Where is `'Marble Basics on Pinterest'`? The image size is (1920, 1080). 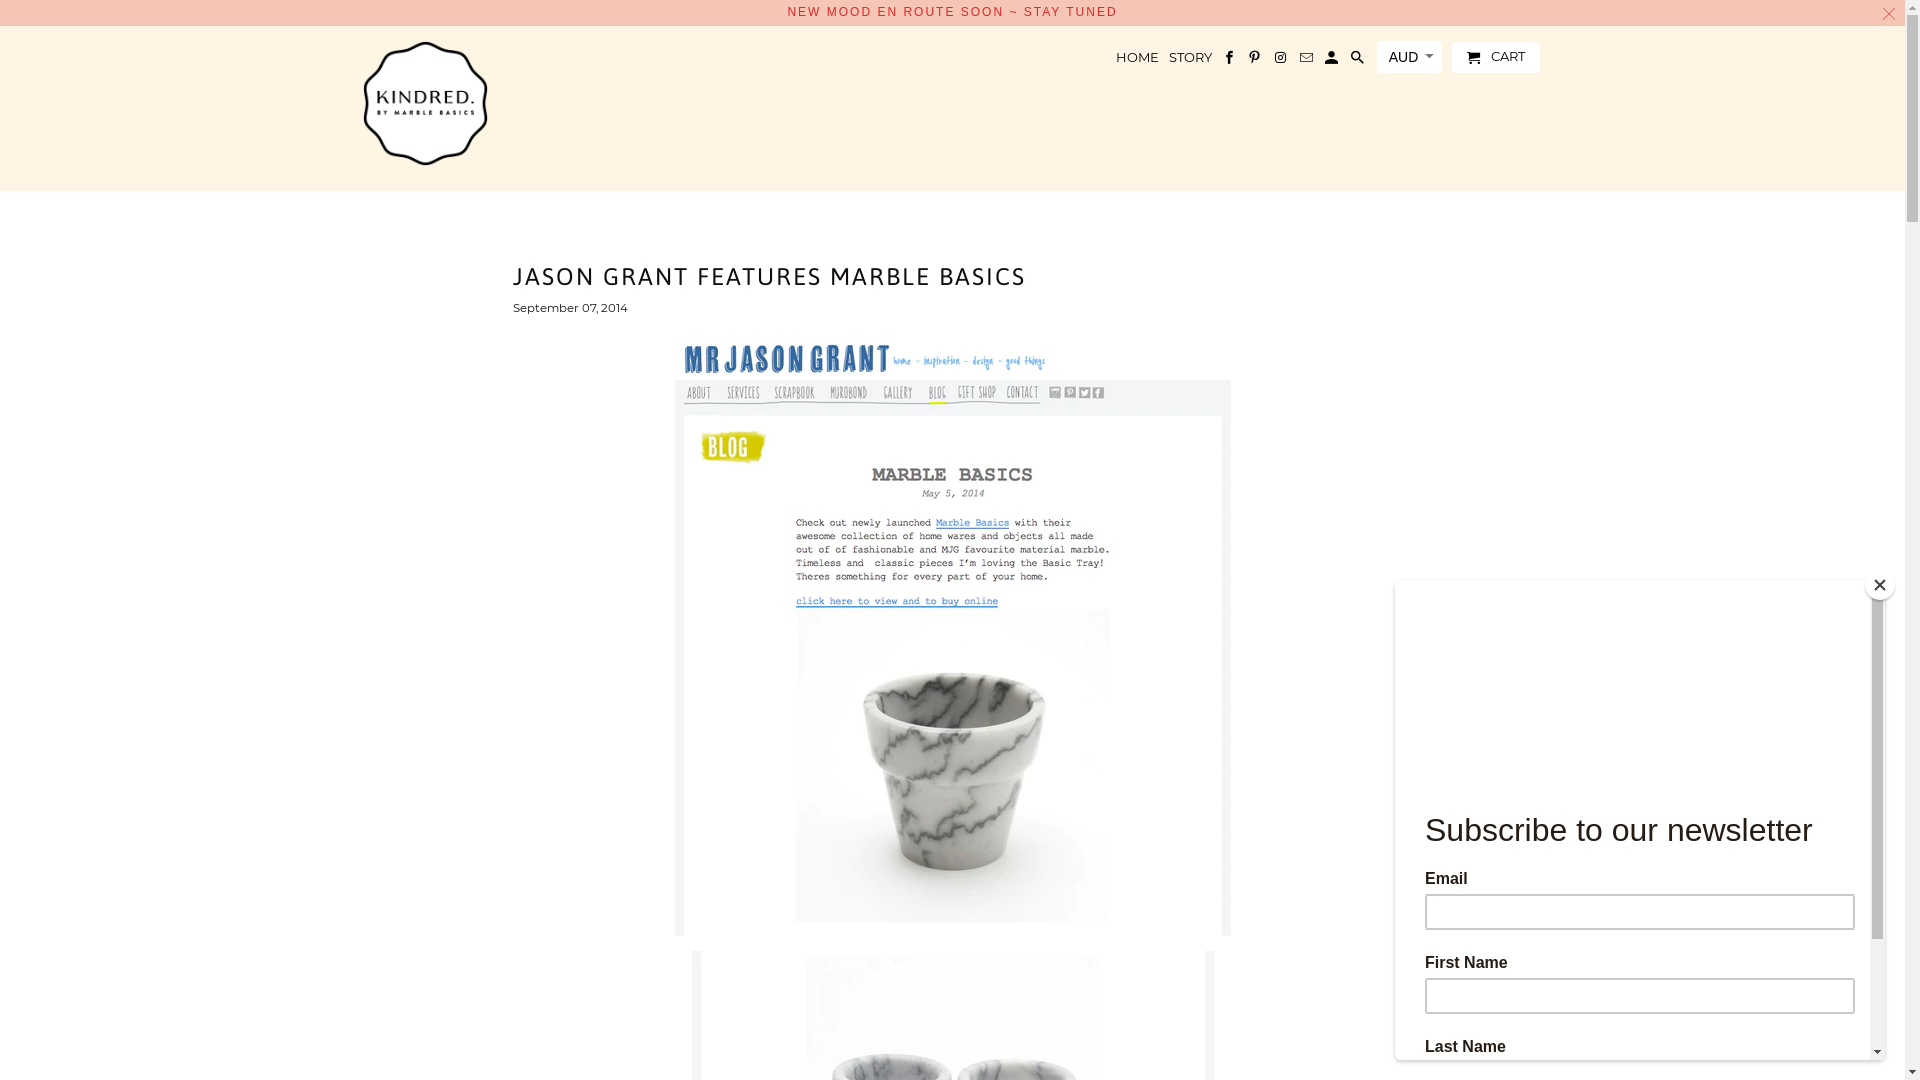 'Marble Basics on Pinterest' is located at coordinates (1255, 60).